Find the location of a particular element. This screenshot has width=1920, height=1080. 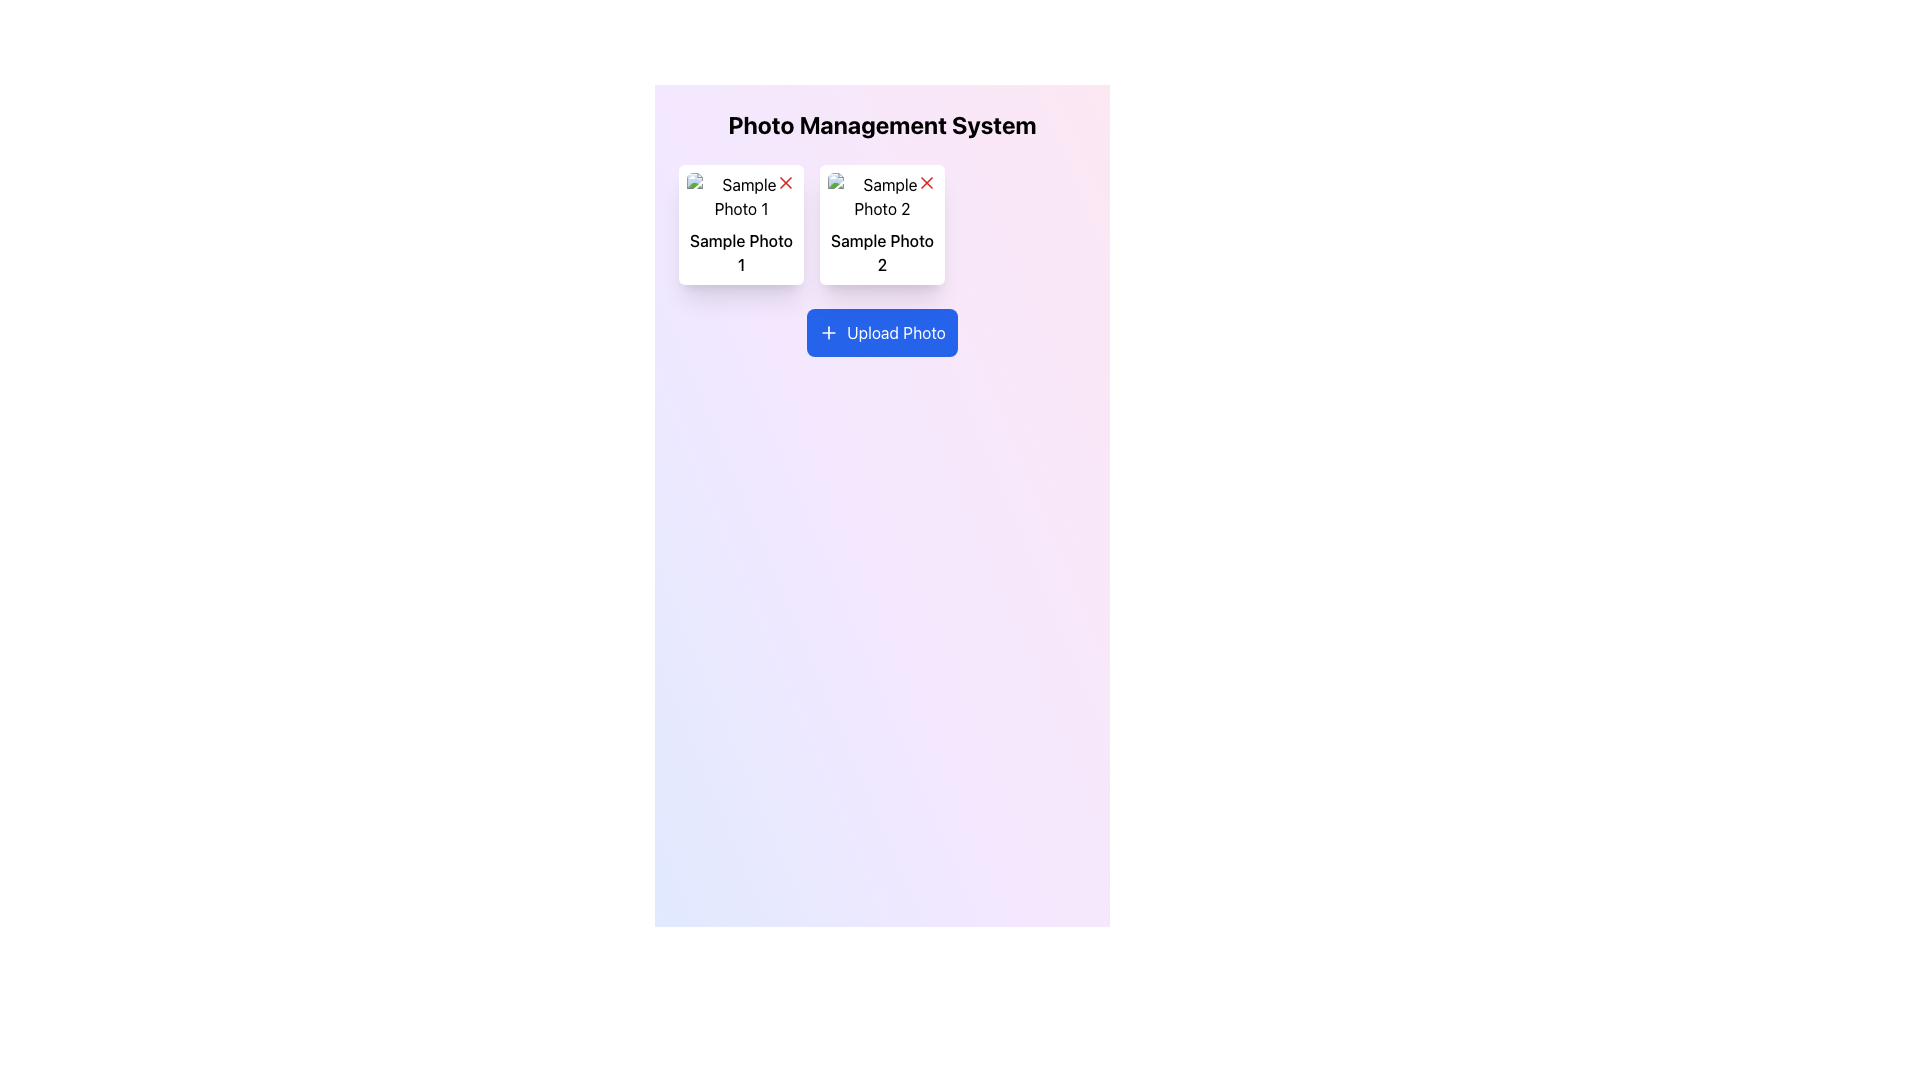

the heading labeled 'Photo Management System' which is displayed in large, bold font at the top of the interface is located at coordinates (881, 124).